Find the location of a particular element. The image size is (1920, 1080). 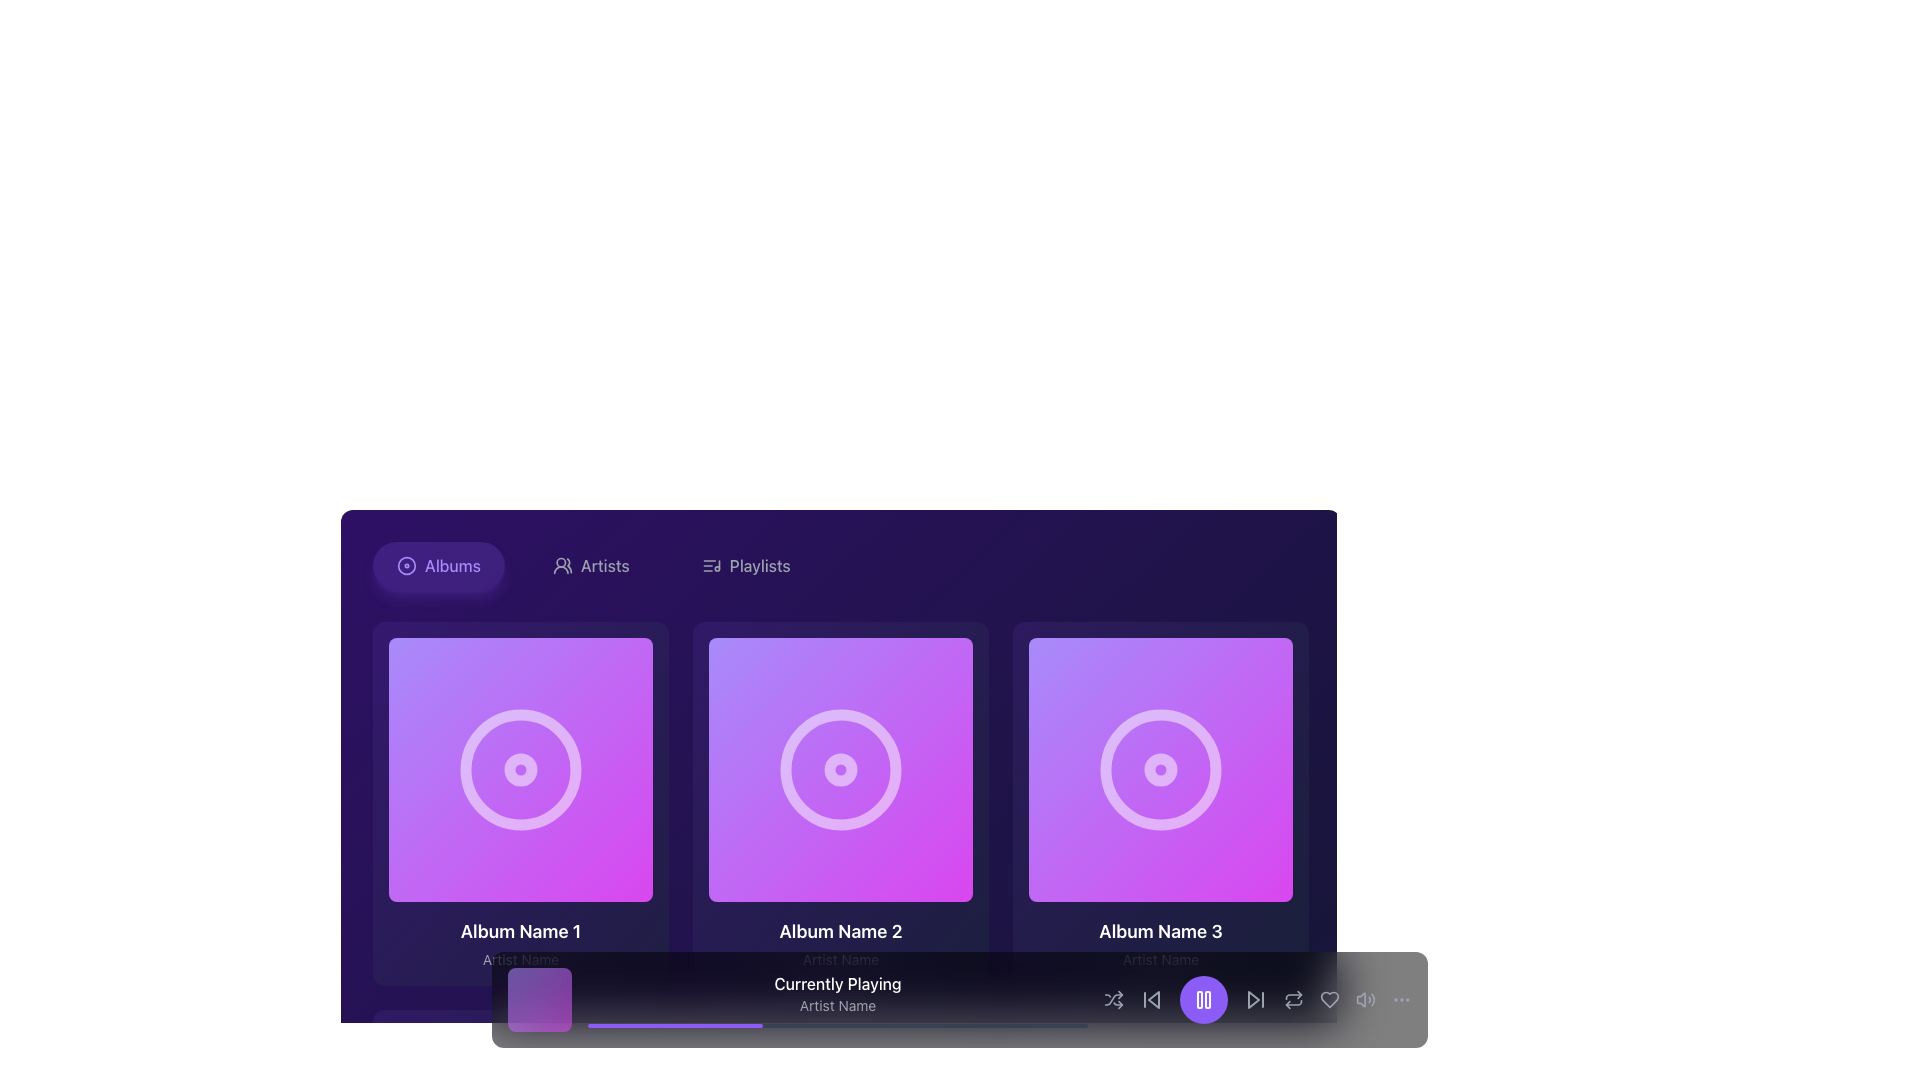

the static text label displaying the artist's name located at the bottom of the 'Album Name 1' card in the first column of the Albums grid is located at coordinates (521, 959).